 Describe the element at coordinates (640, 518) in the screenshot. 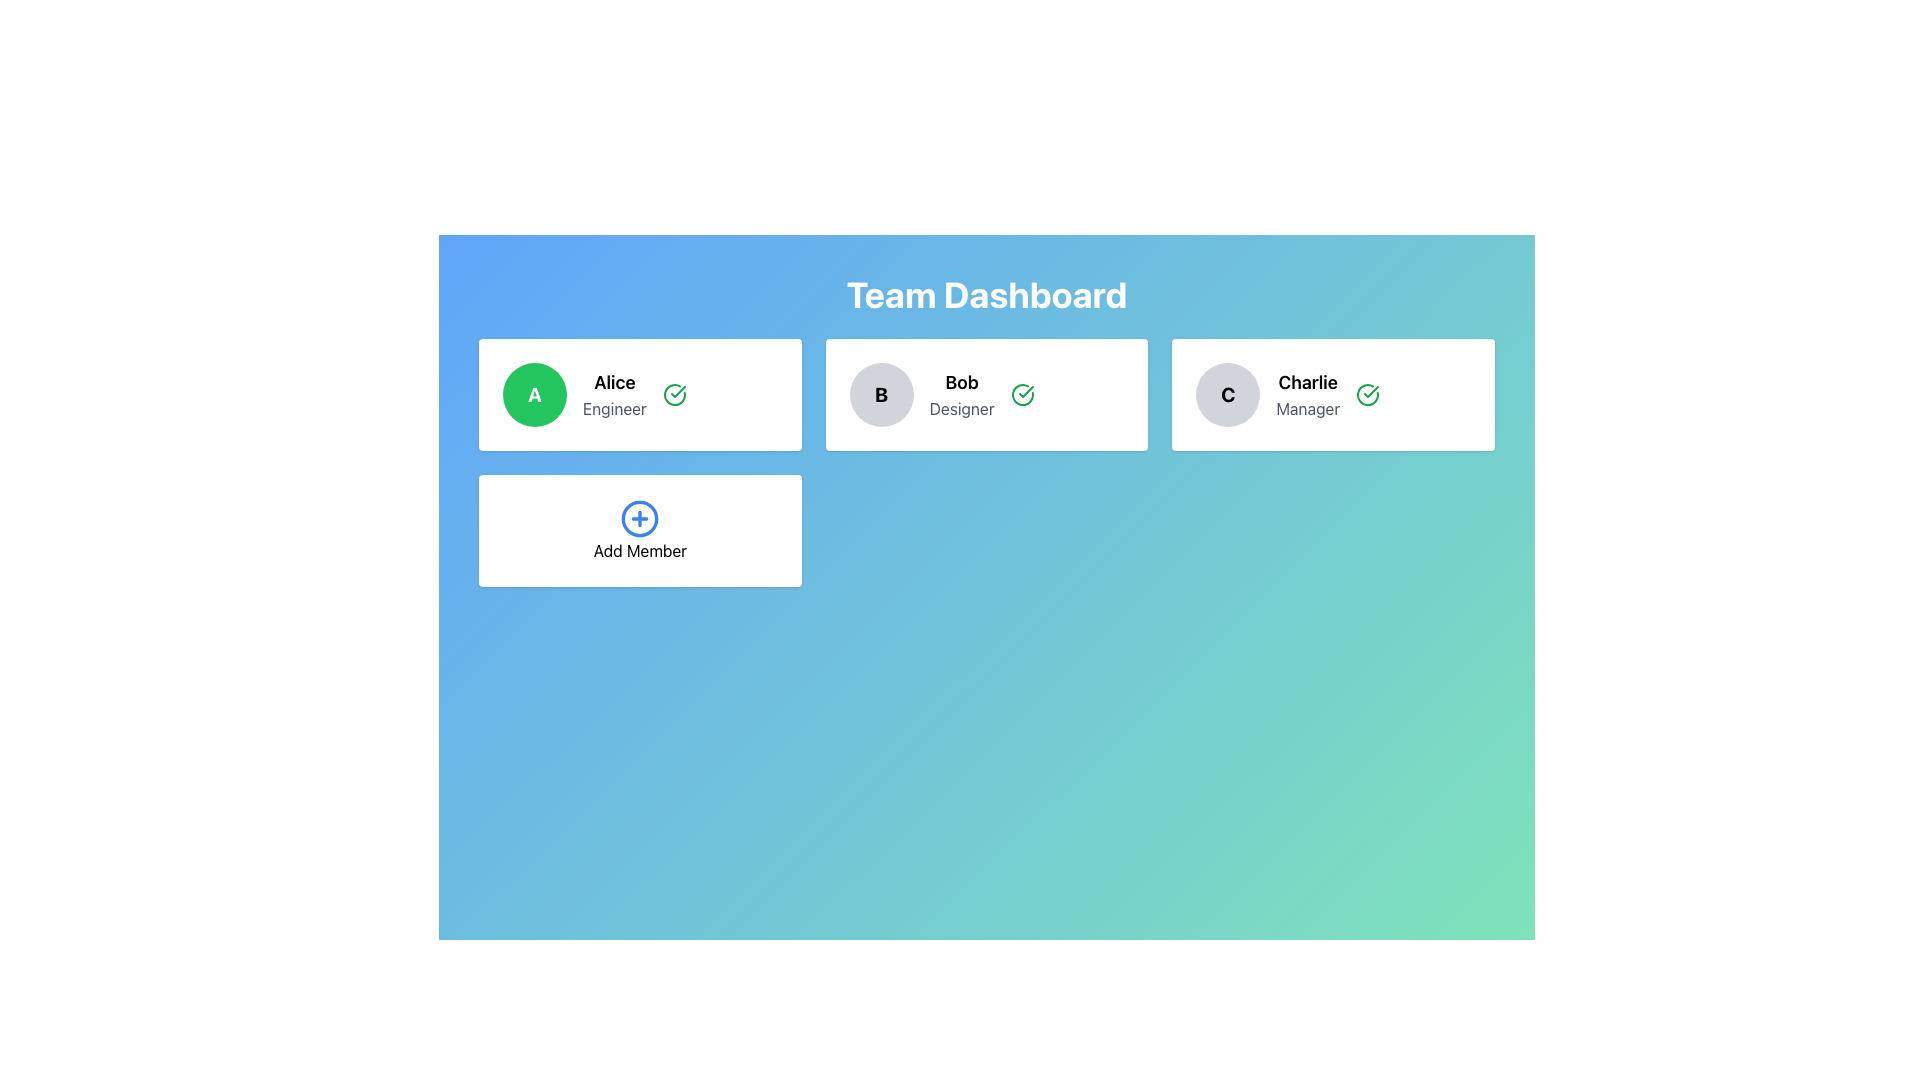

I see `the circular button labeled 'Add Member' to invoke its action for adding a new team member` at that location.